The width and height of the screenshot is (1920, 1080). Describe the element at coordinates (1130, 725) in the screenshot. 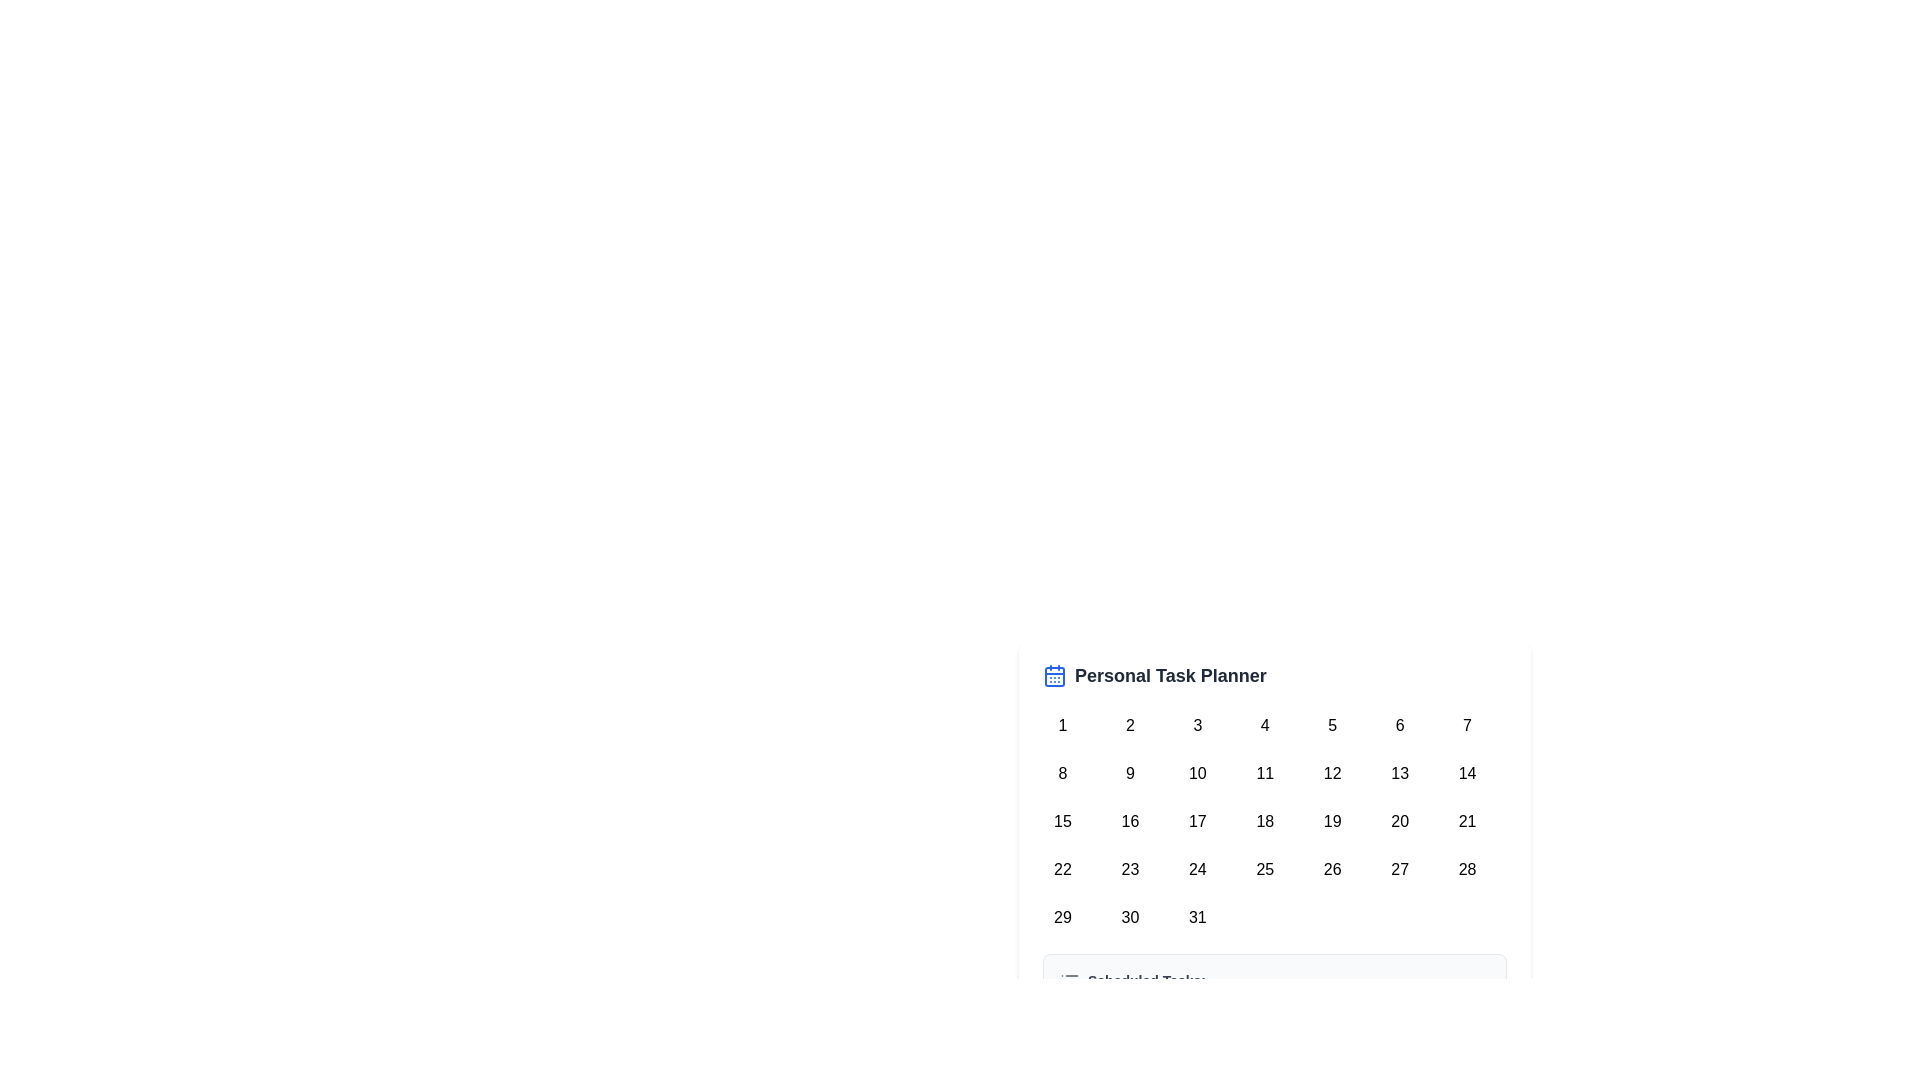

I see `the circular button featuring the number '2', which is the second item in the first row of a 7-column grid layout under the 'Personal Task Planner' title` at that location.